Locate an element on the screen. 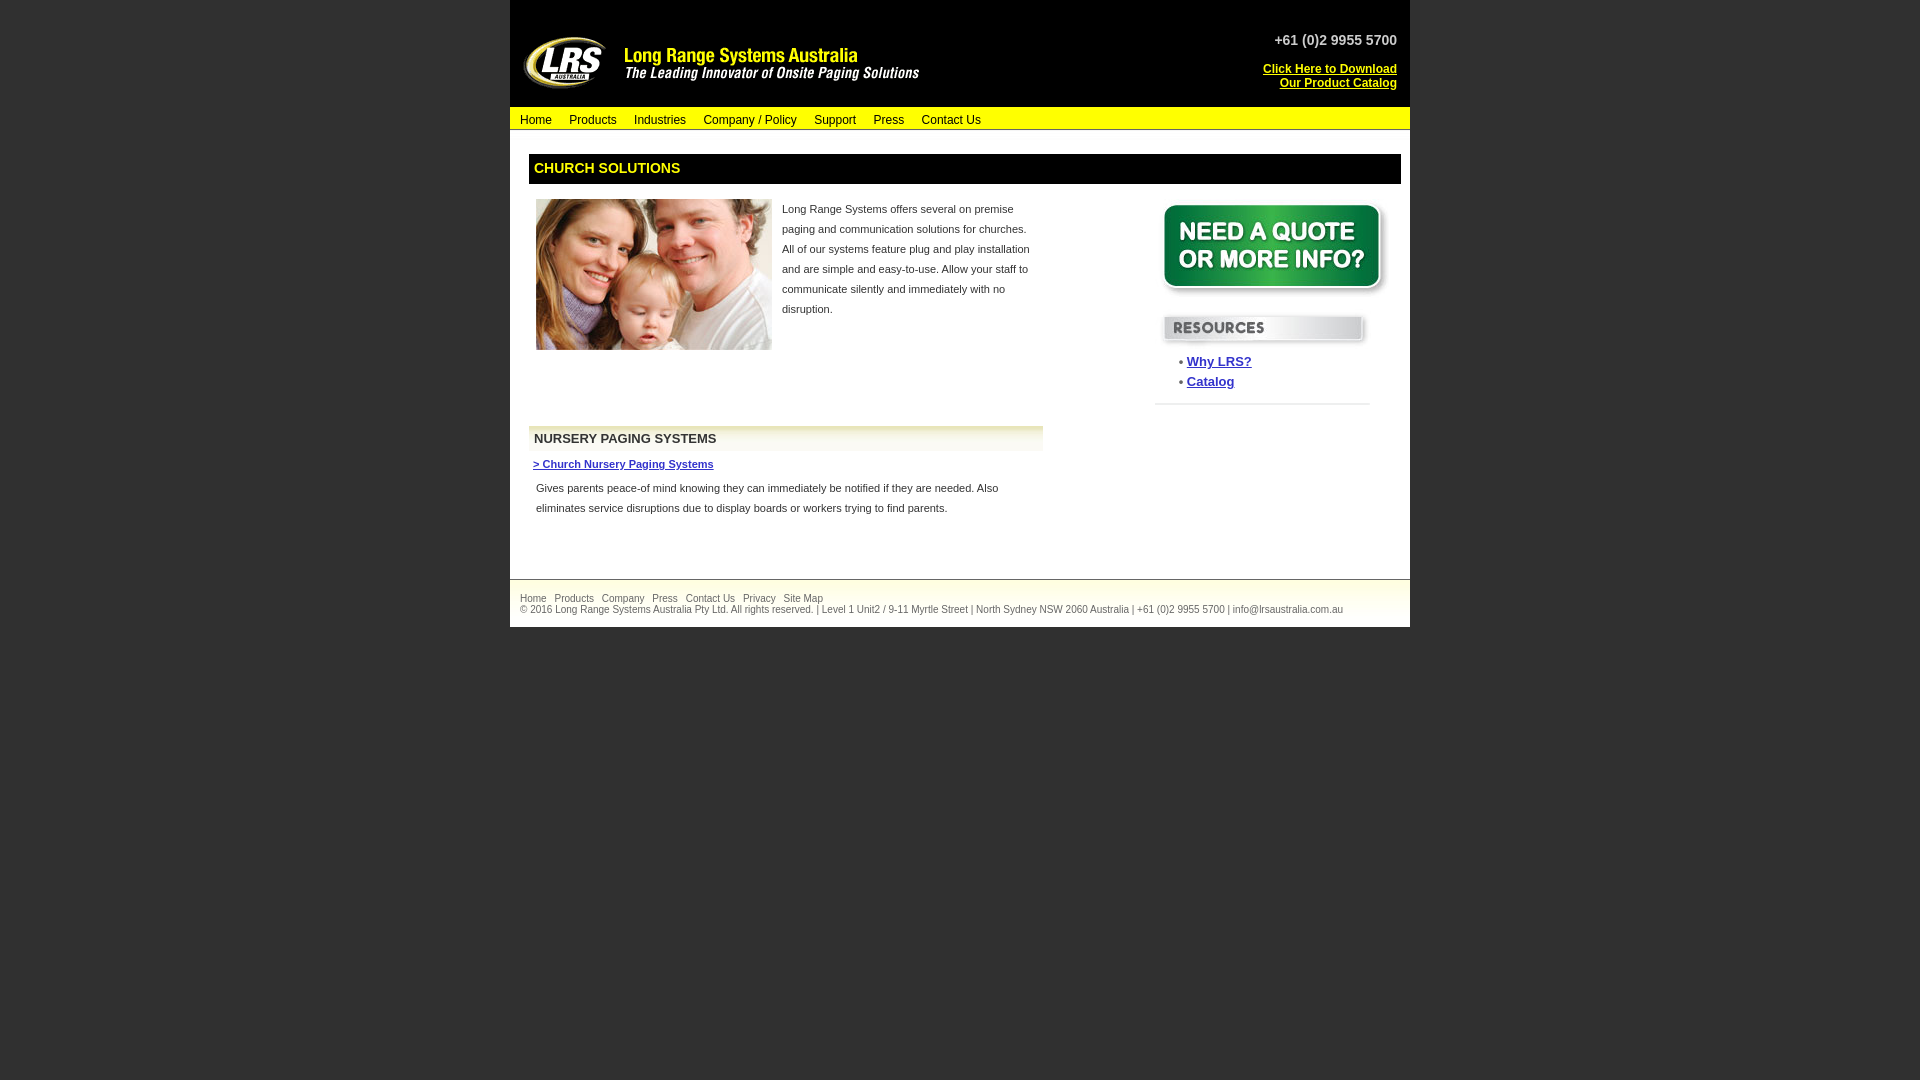 This screenshot has height=1080, width=1920. 'Privacy' is located at coordinates (761, 596).